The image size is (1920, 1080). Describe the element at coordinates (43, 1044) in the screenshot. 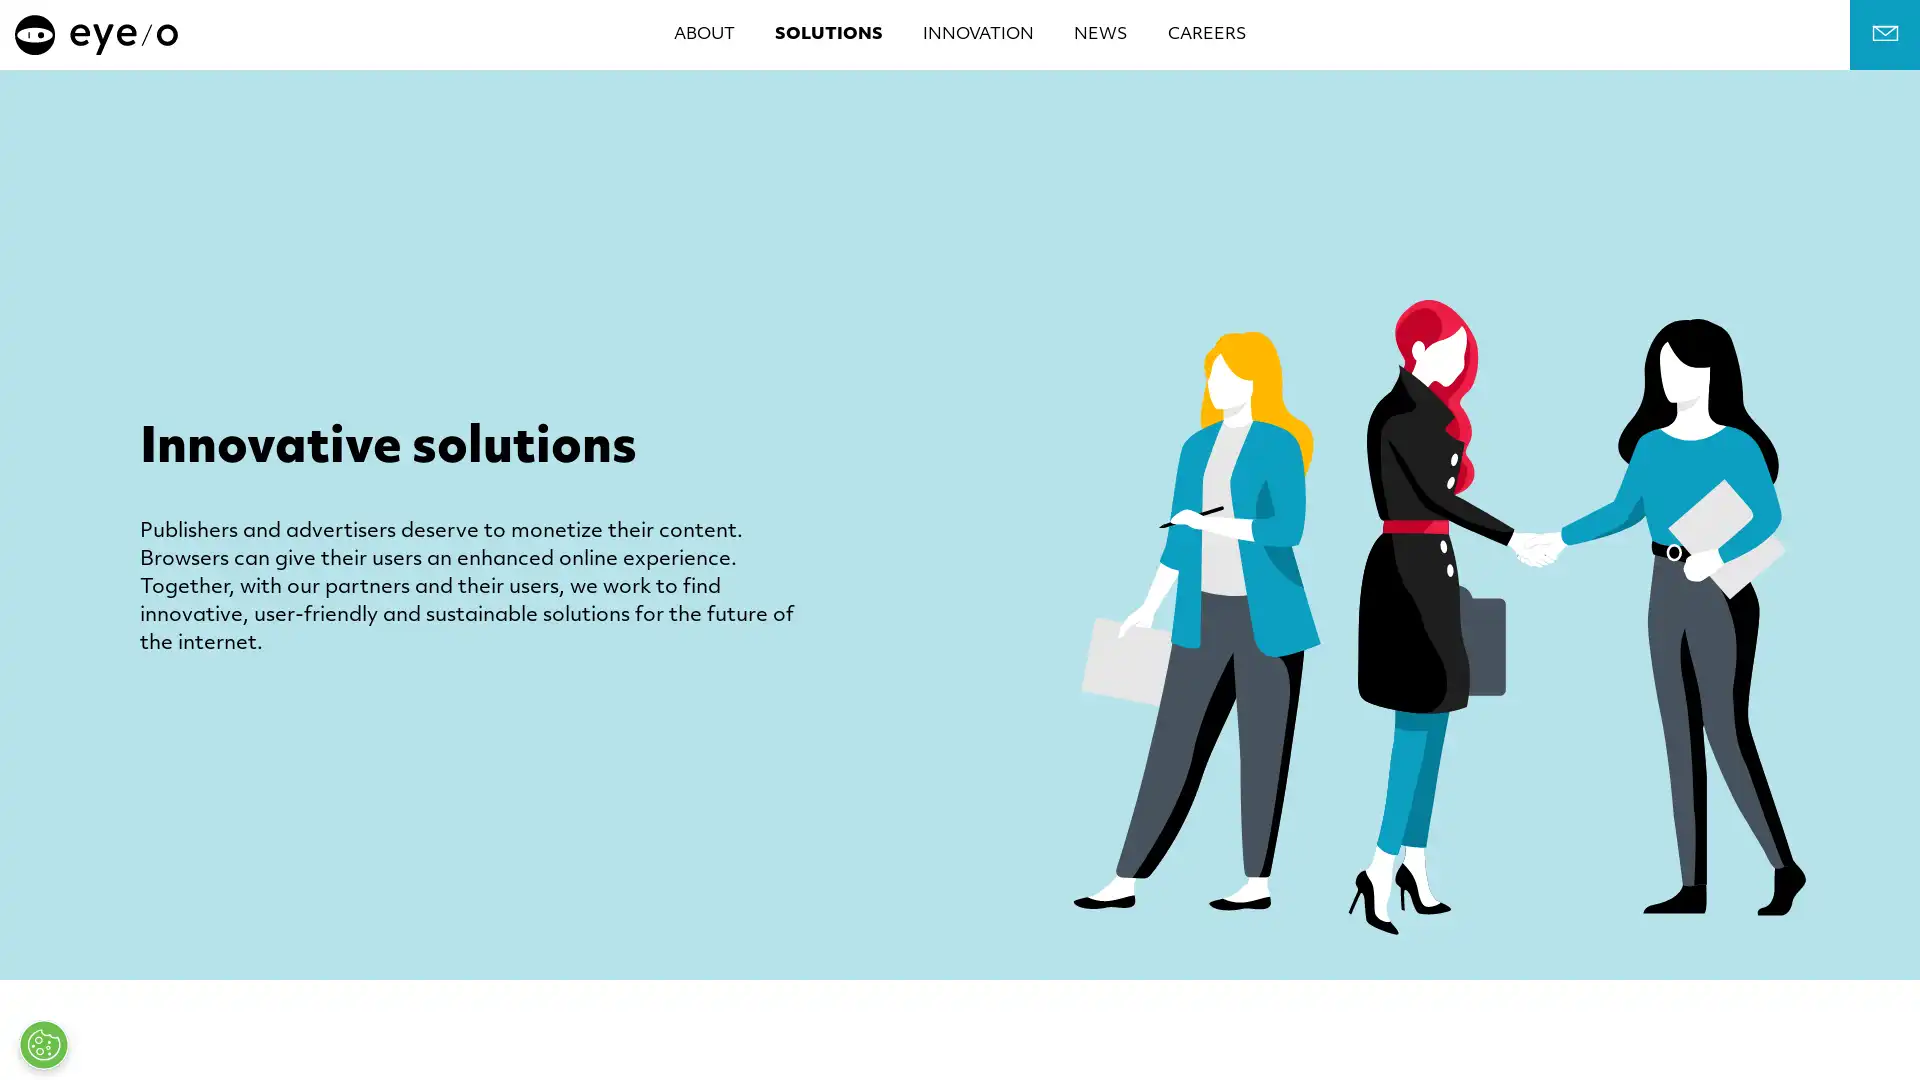

I see `Open Preferences` at that location.